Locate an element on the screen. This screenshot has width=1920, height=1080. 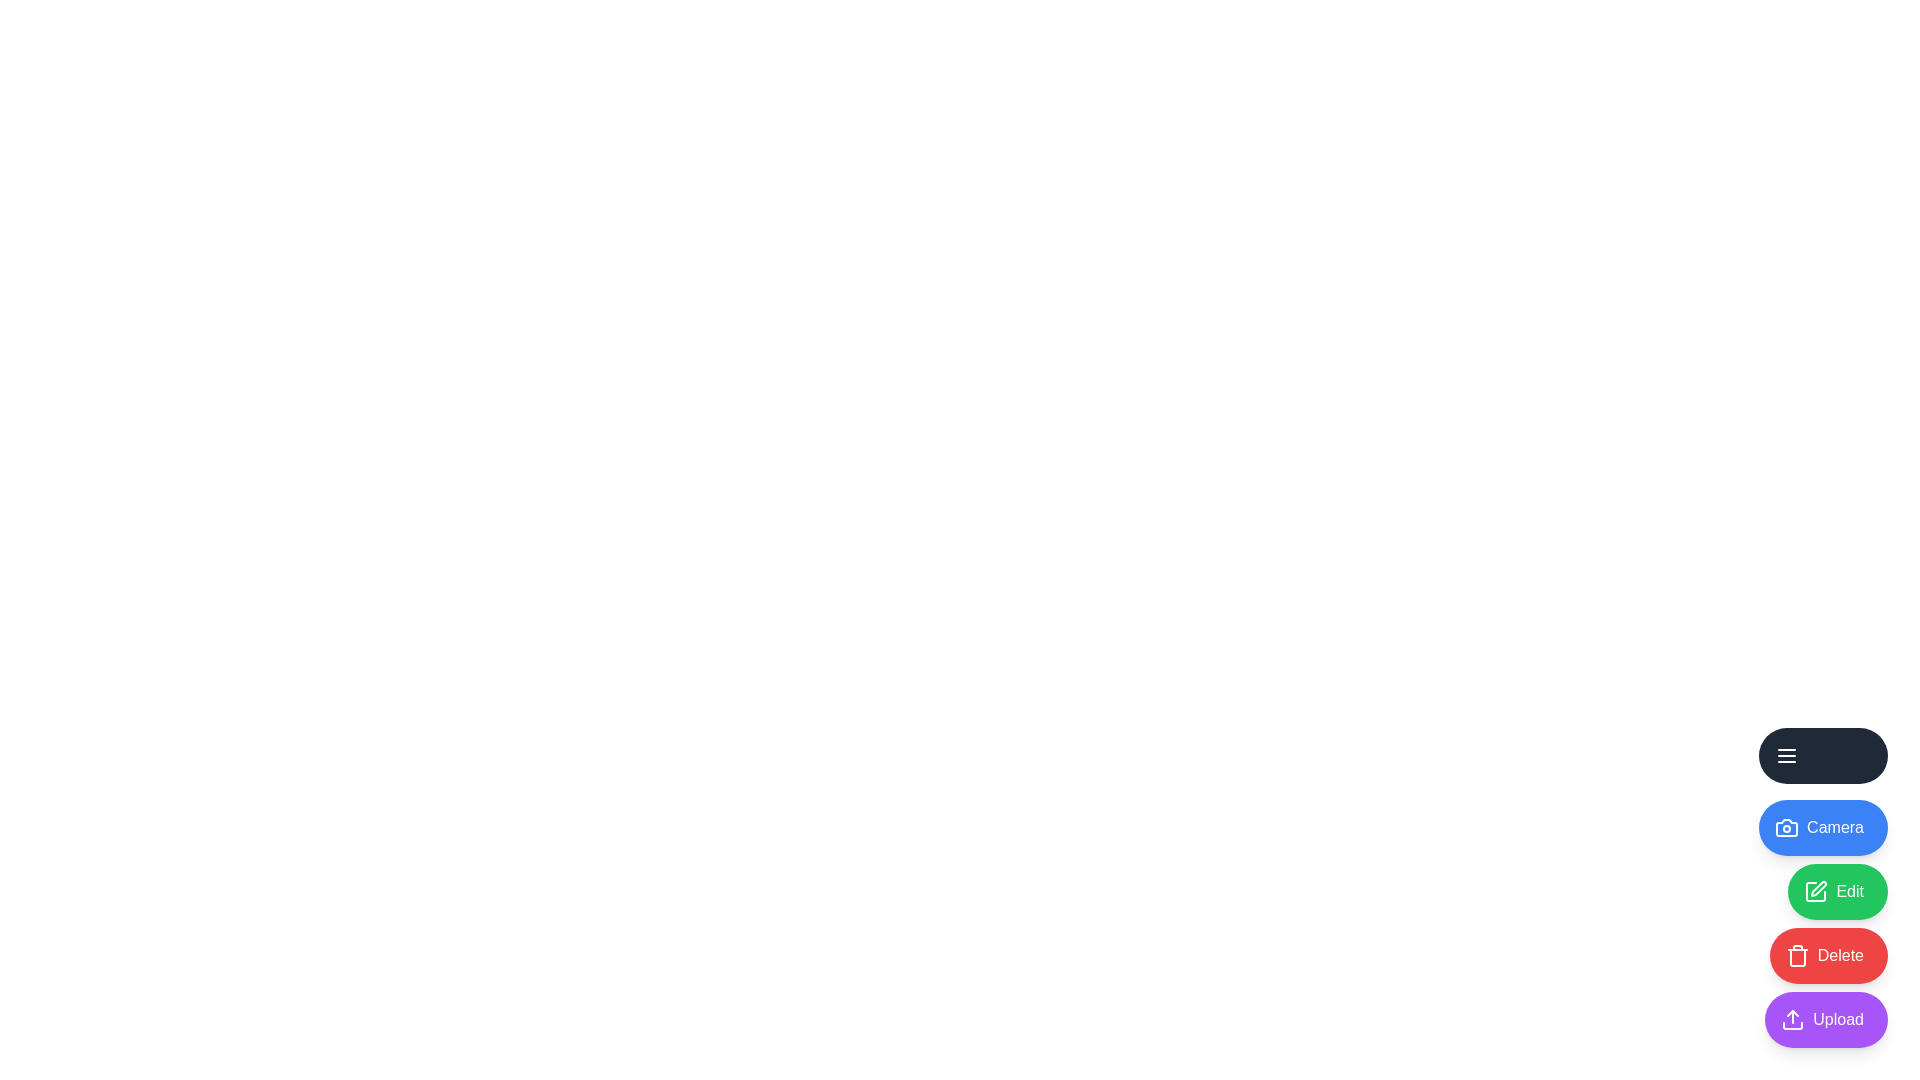
the Edit icon to interact with it is located at coordinates (1838, 890).